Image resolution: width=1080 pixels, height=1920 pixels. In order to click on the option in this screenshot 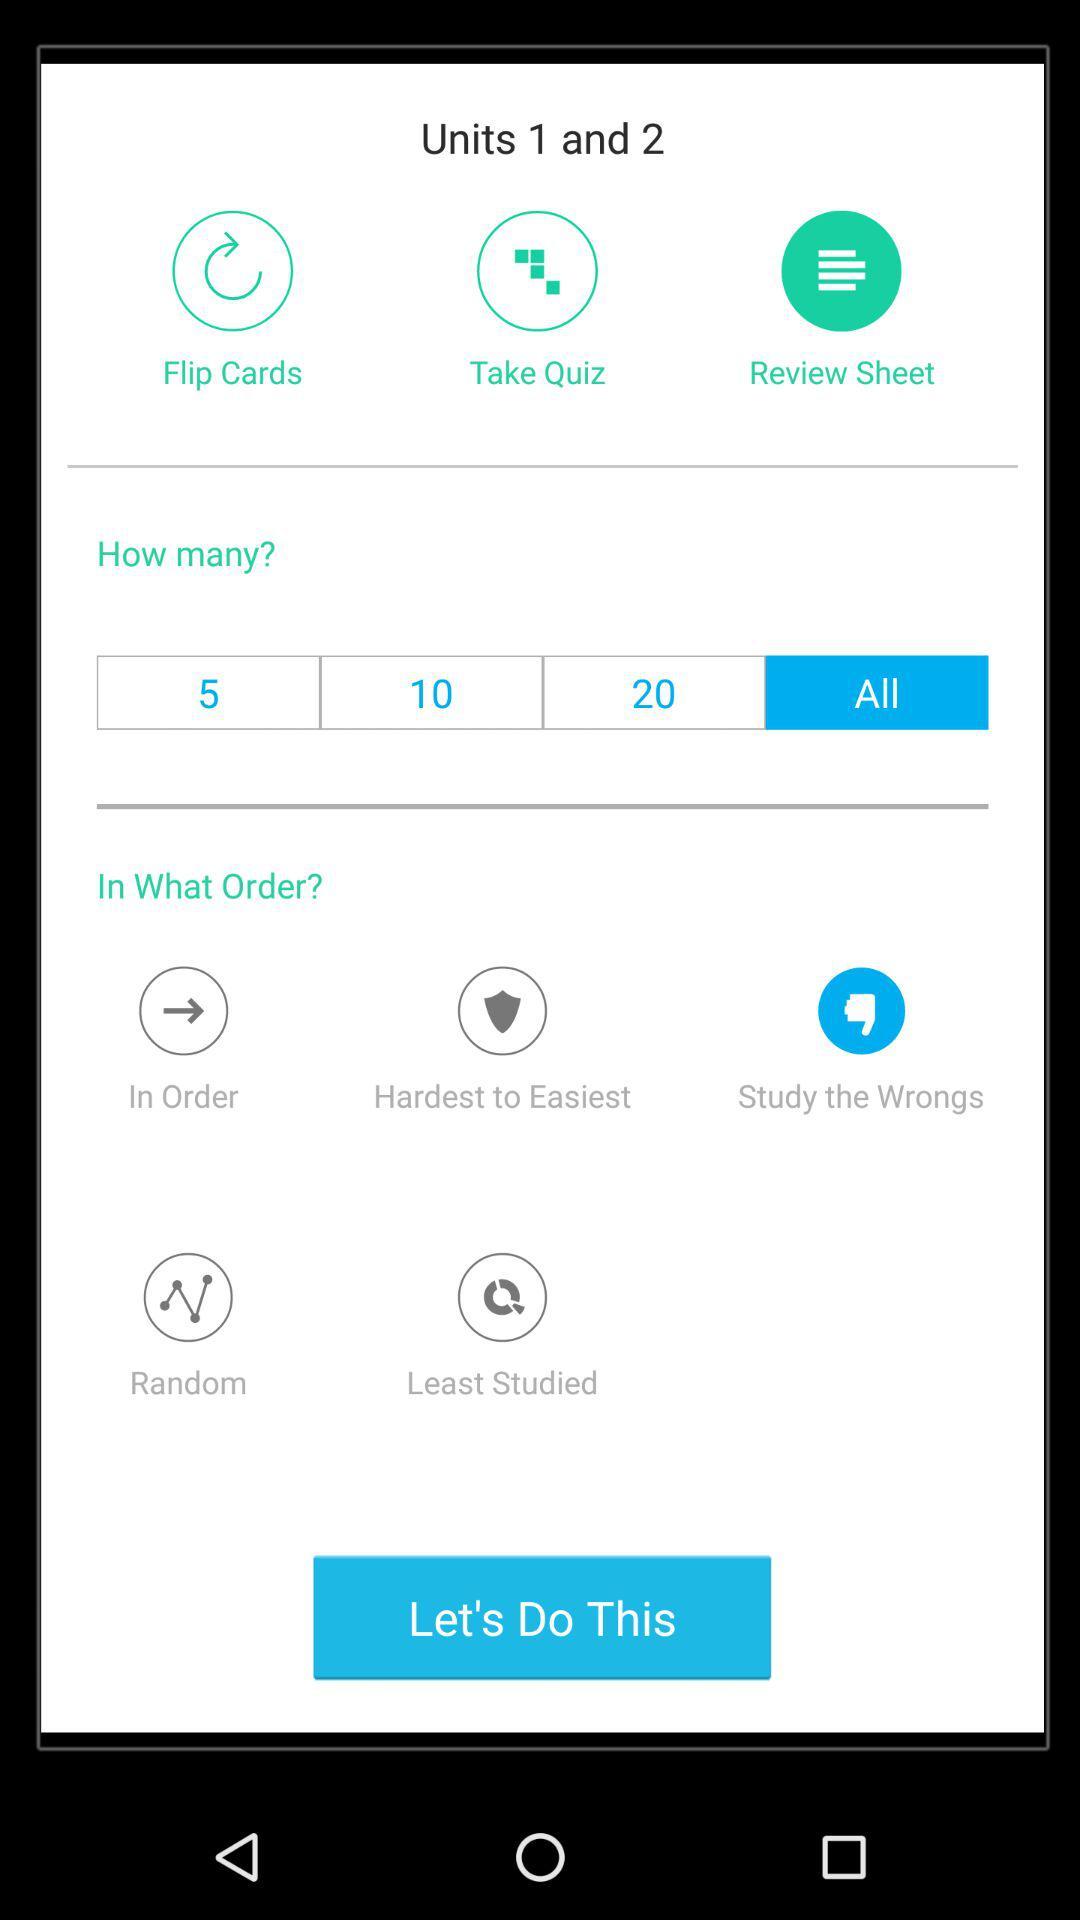, I will do `click(501, 1297)`.